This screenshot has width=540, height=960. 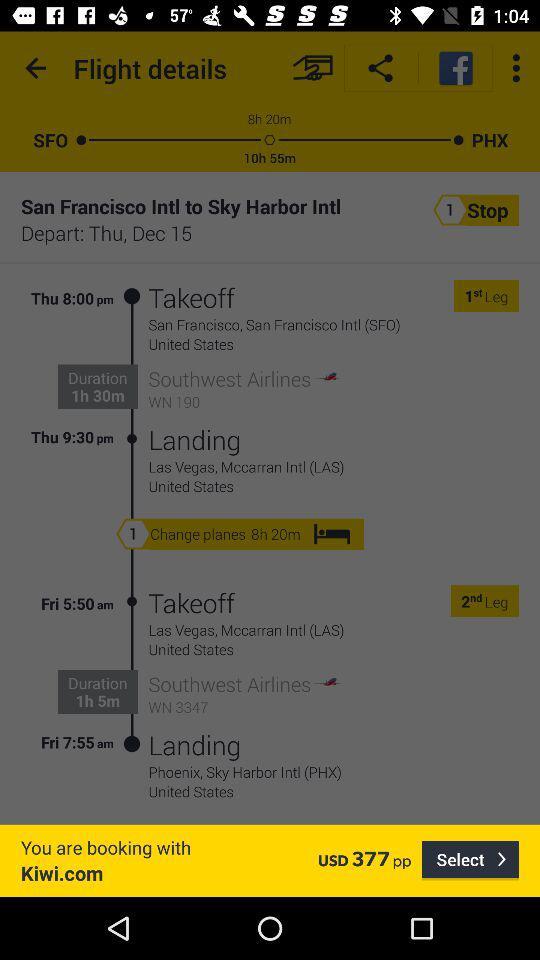 I want to click on 1h 30m icon, so click(x=96, y=394).